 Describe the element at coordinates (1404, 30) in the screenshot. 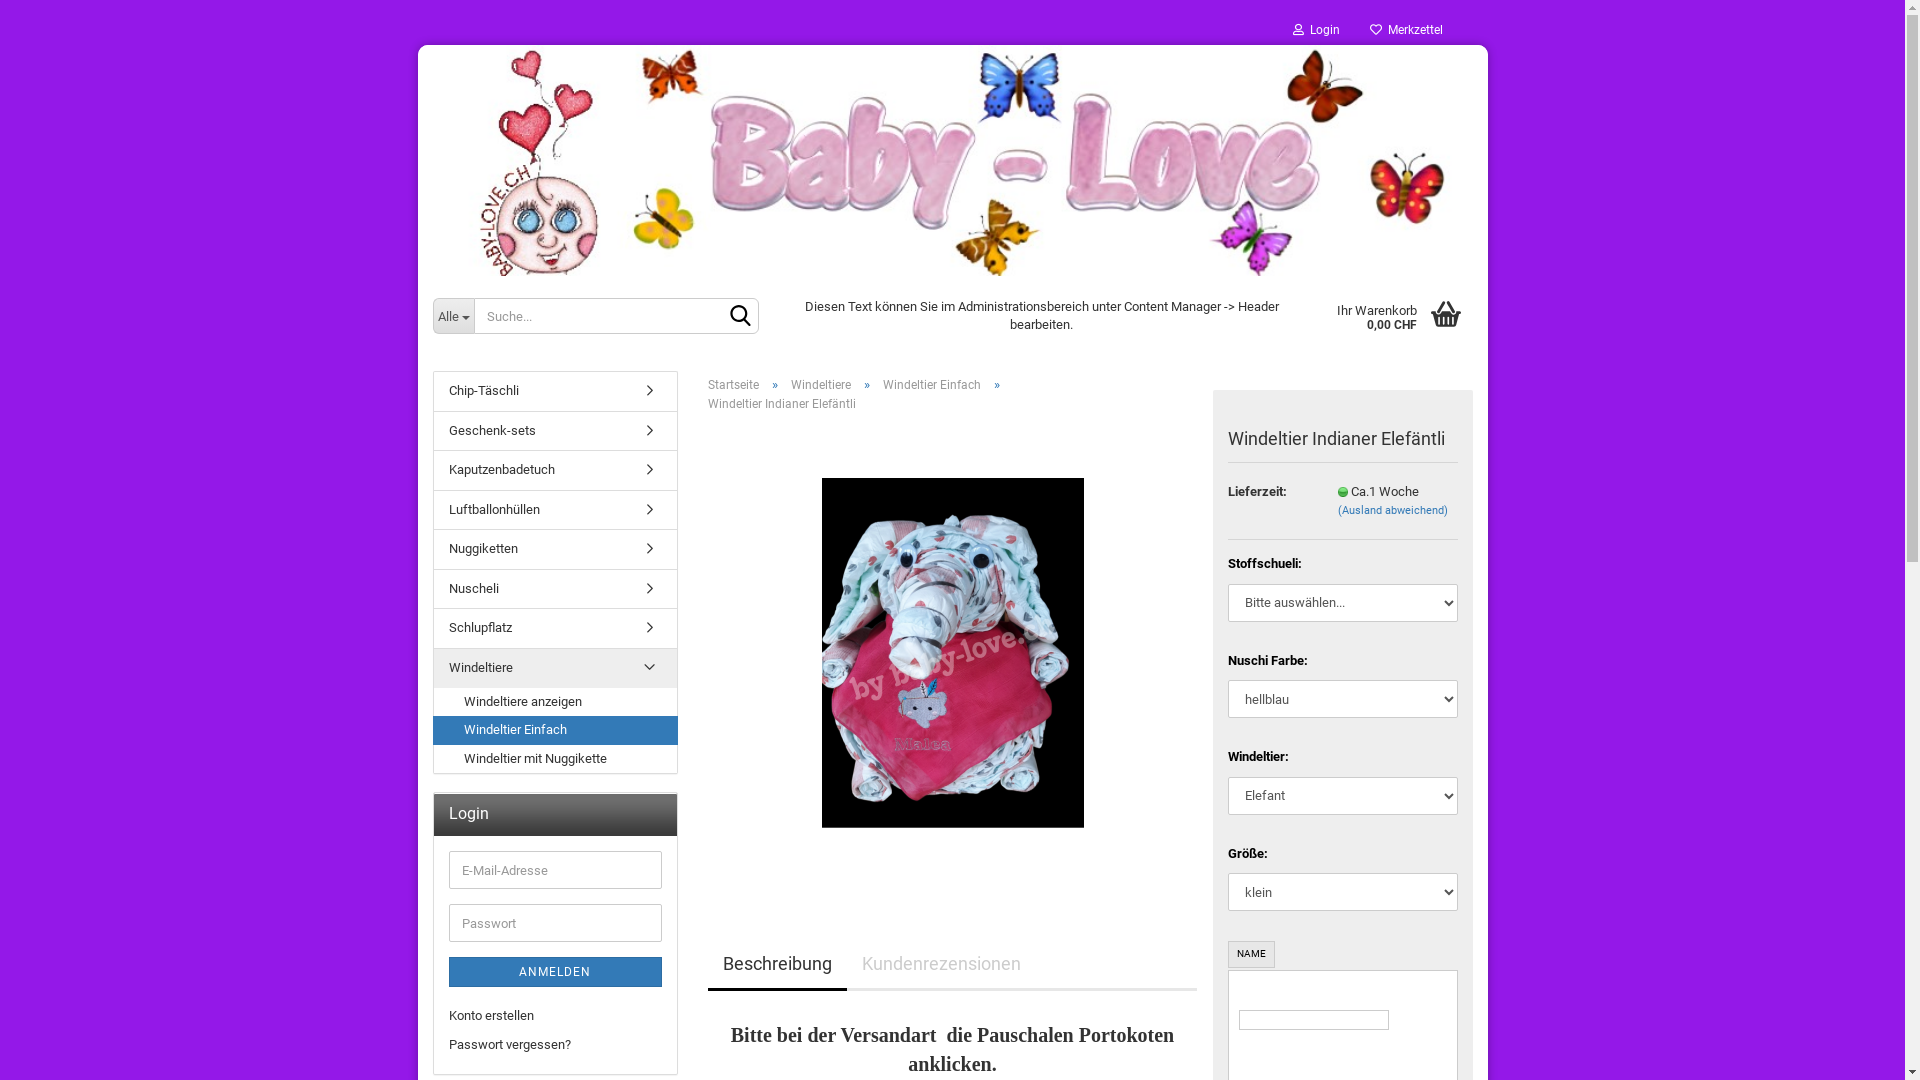

I see `' Merkzettel'` at that location.